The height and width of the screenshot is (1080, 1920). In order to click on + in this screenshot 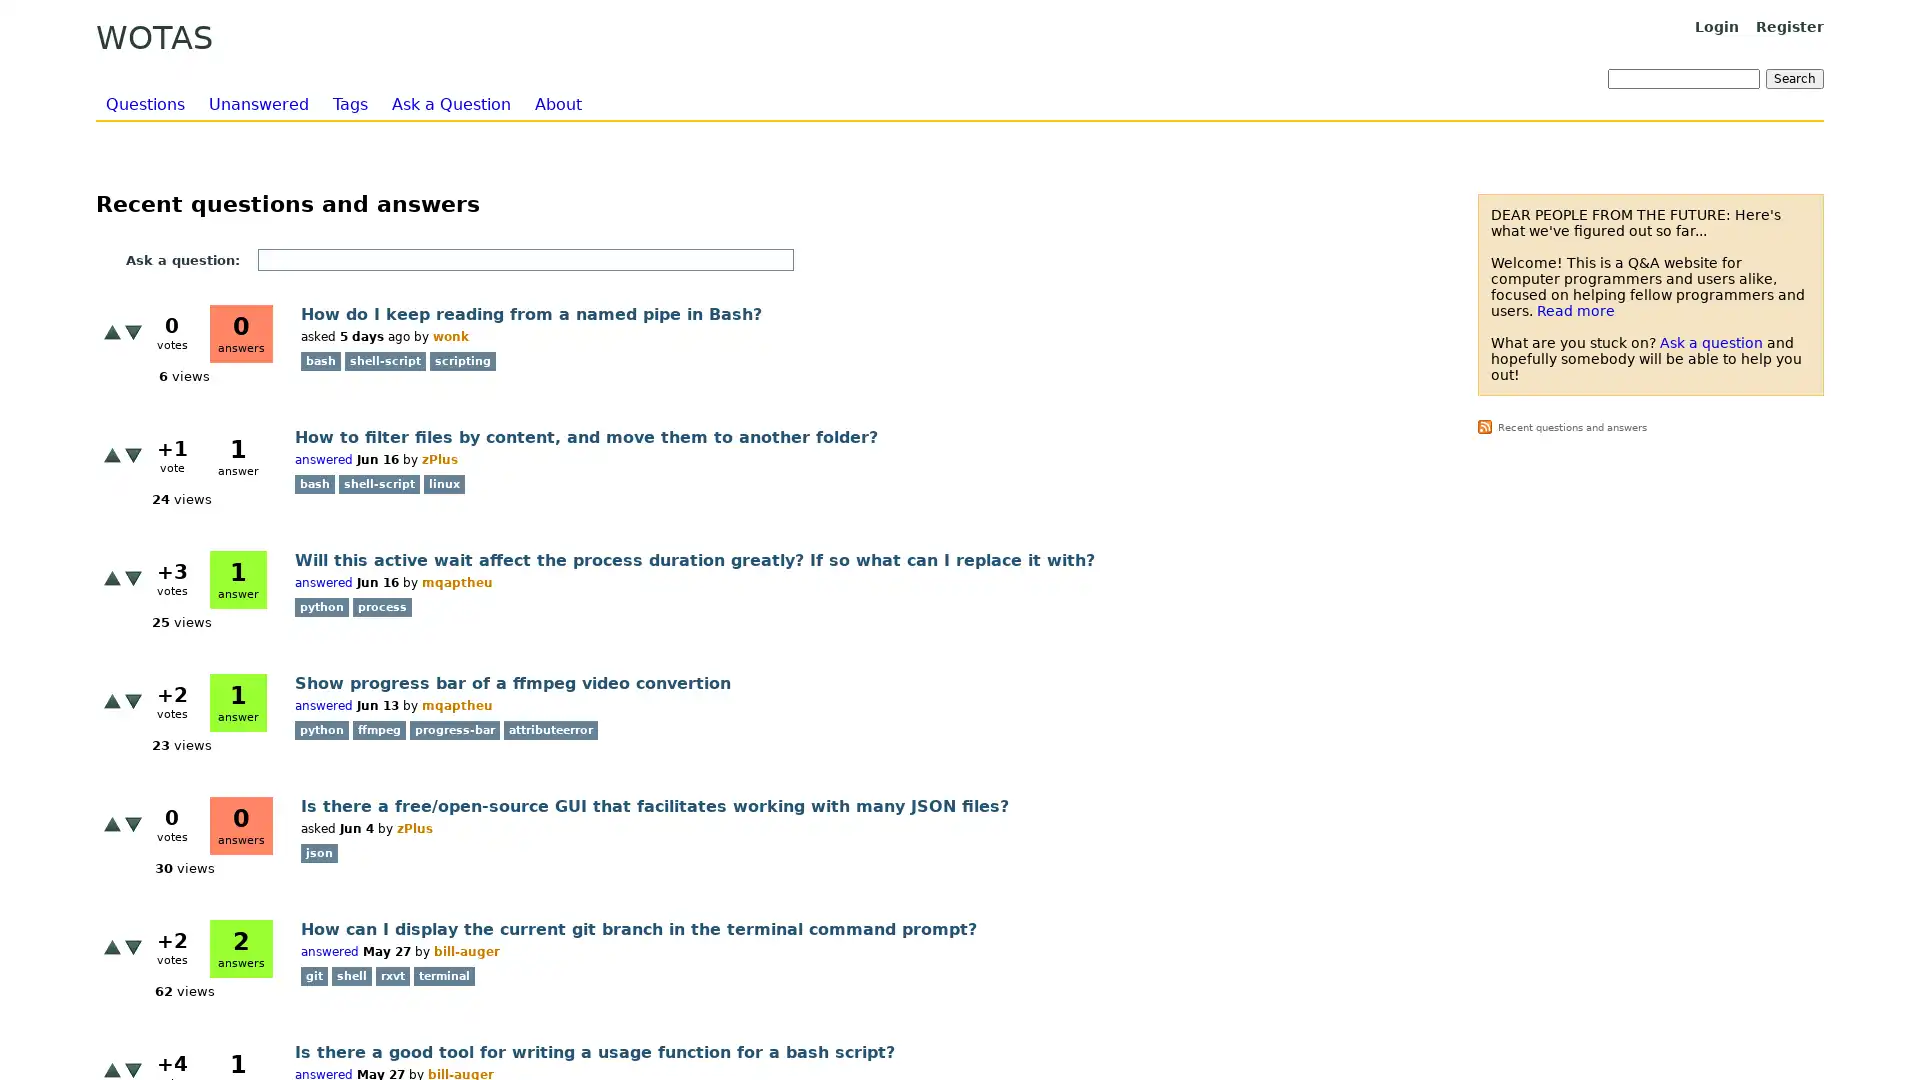, I will do `click(111, 946)`.